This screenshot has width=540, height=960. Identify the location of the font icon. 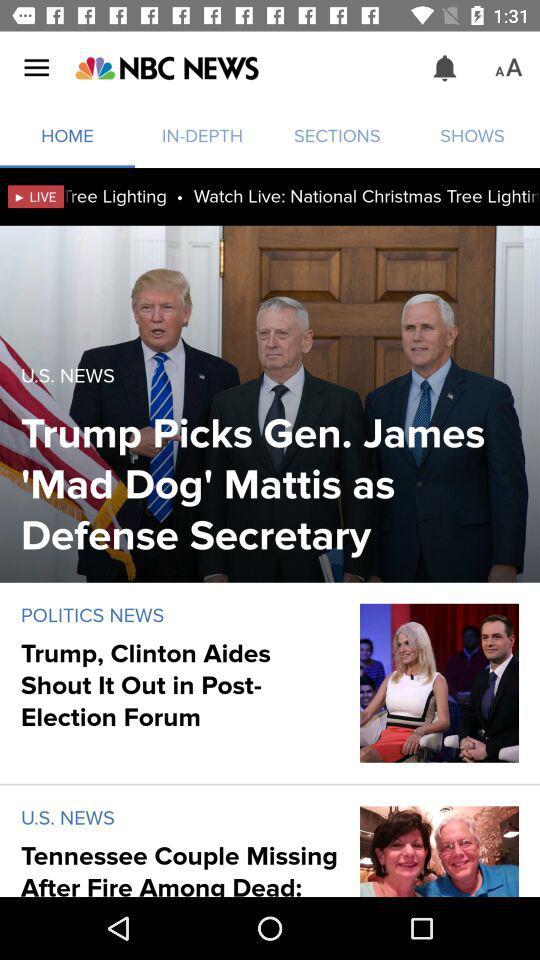
(508, 68).